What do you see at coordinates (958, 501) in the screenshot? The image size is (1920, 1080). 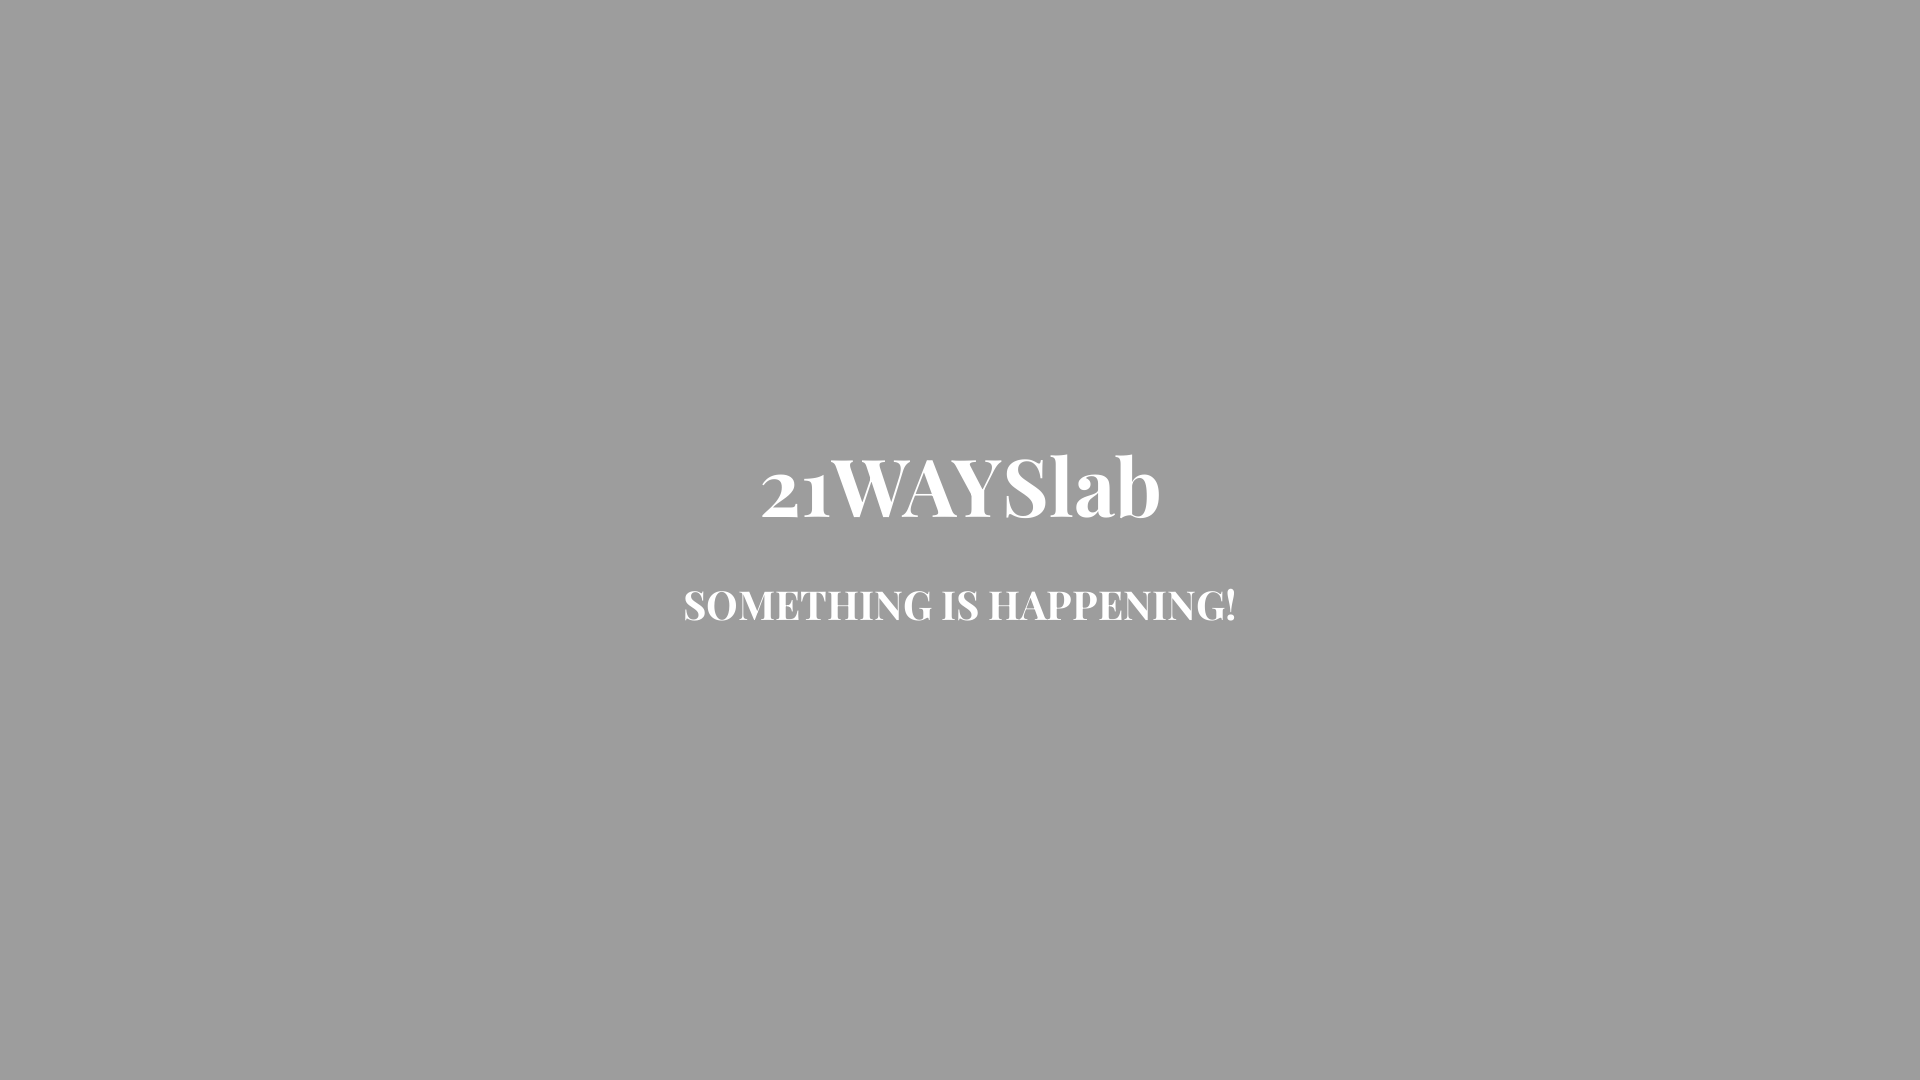 I see `'21WAYSlab'` at bounding box center [958, 501].